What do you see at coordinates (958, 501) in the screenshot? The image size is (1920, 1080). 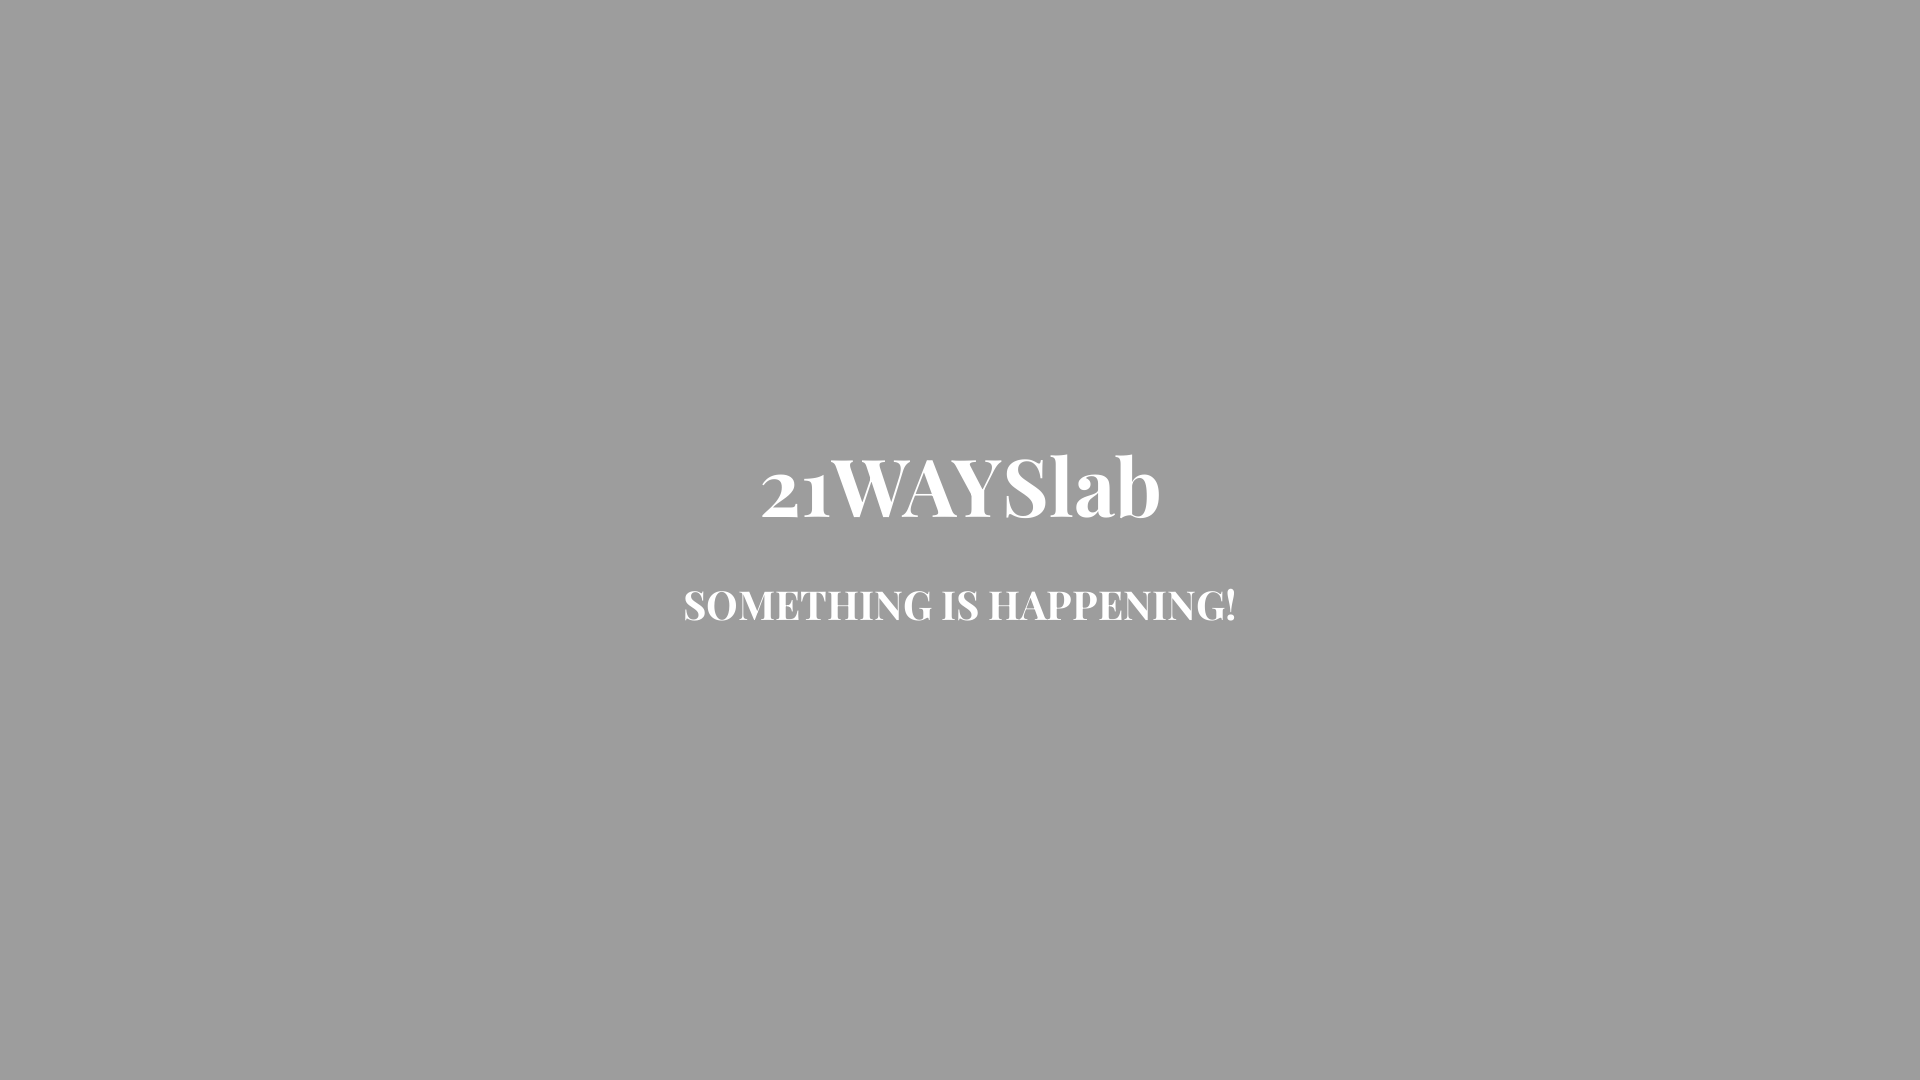 I see `'21WAYSlab'` at bounding box center [958, 501].